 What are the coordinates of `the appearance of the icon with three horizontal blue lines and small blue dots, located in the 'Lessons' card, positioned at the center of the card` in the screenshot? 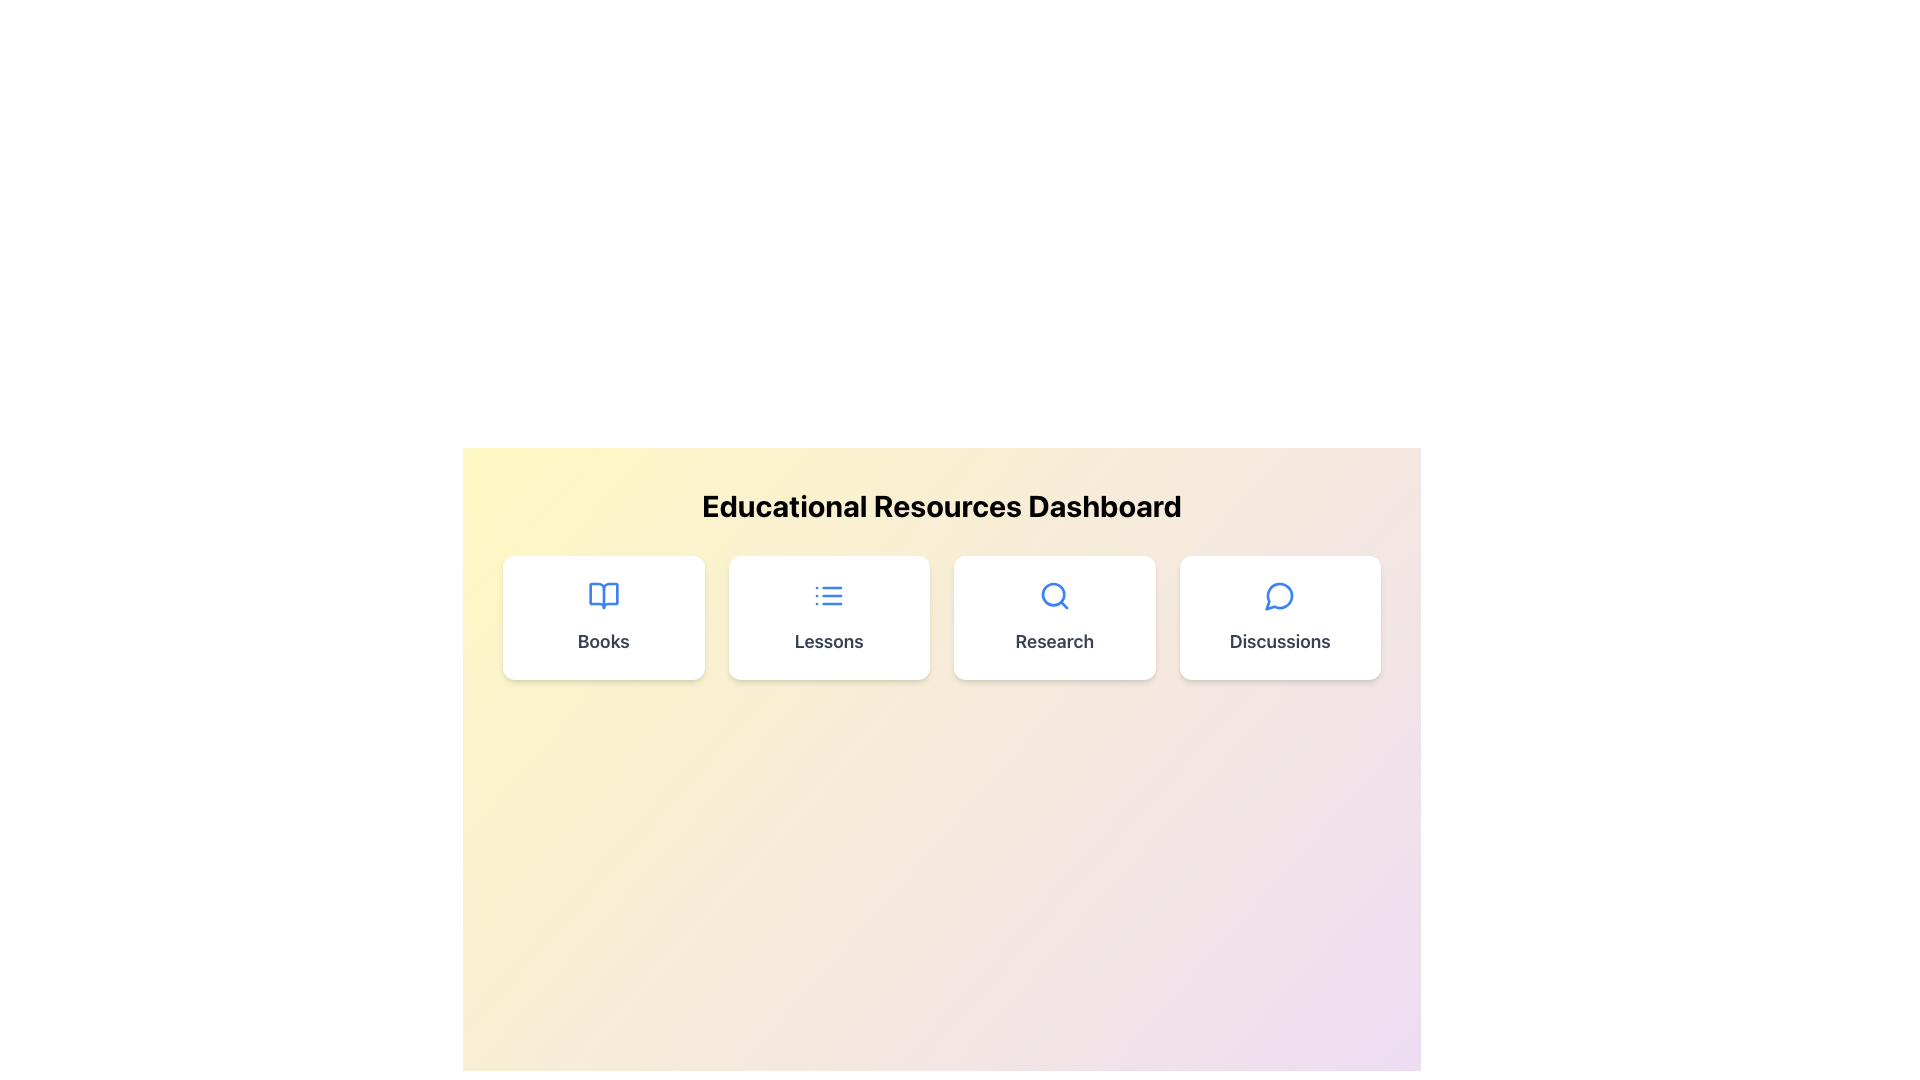 It's located at (829, 595).